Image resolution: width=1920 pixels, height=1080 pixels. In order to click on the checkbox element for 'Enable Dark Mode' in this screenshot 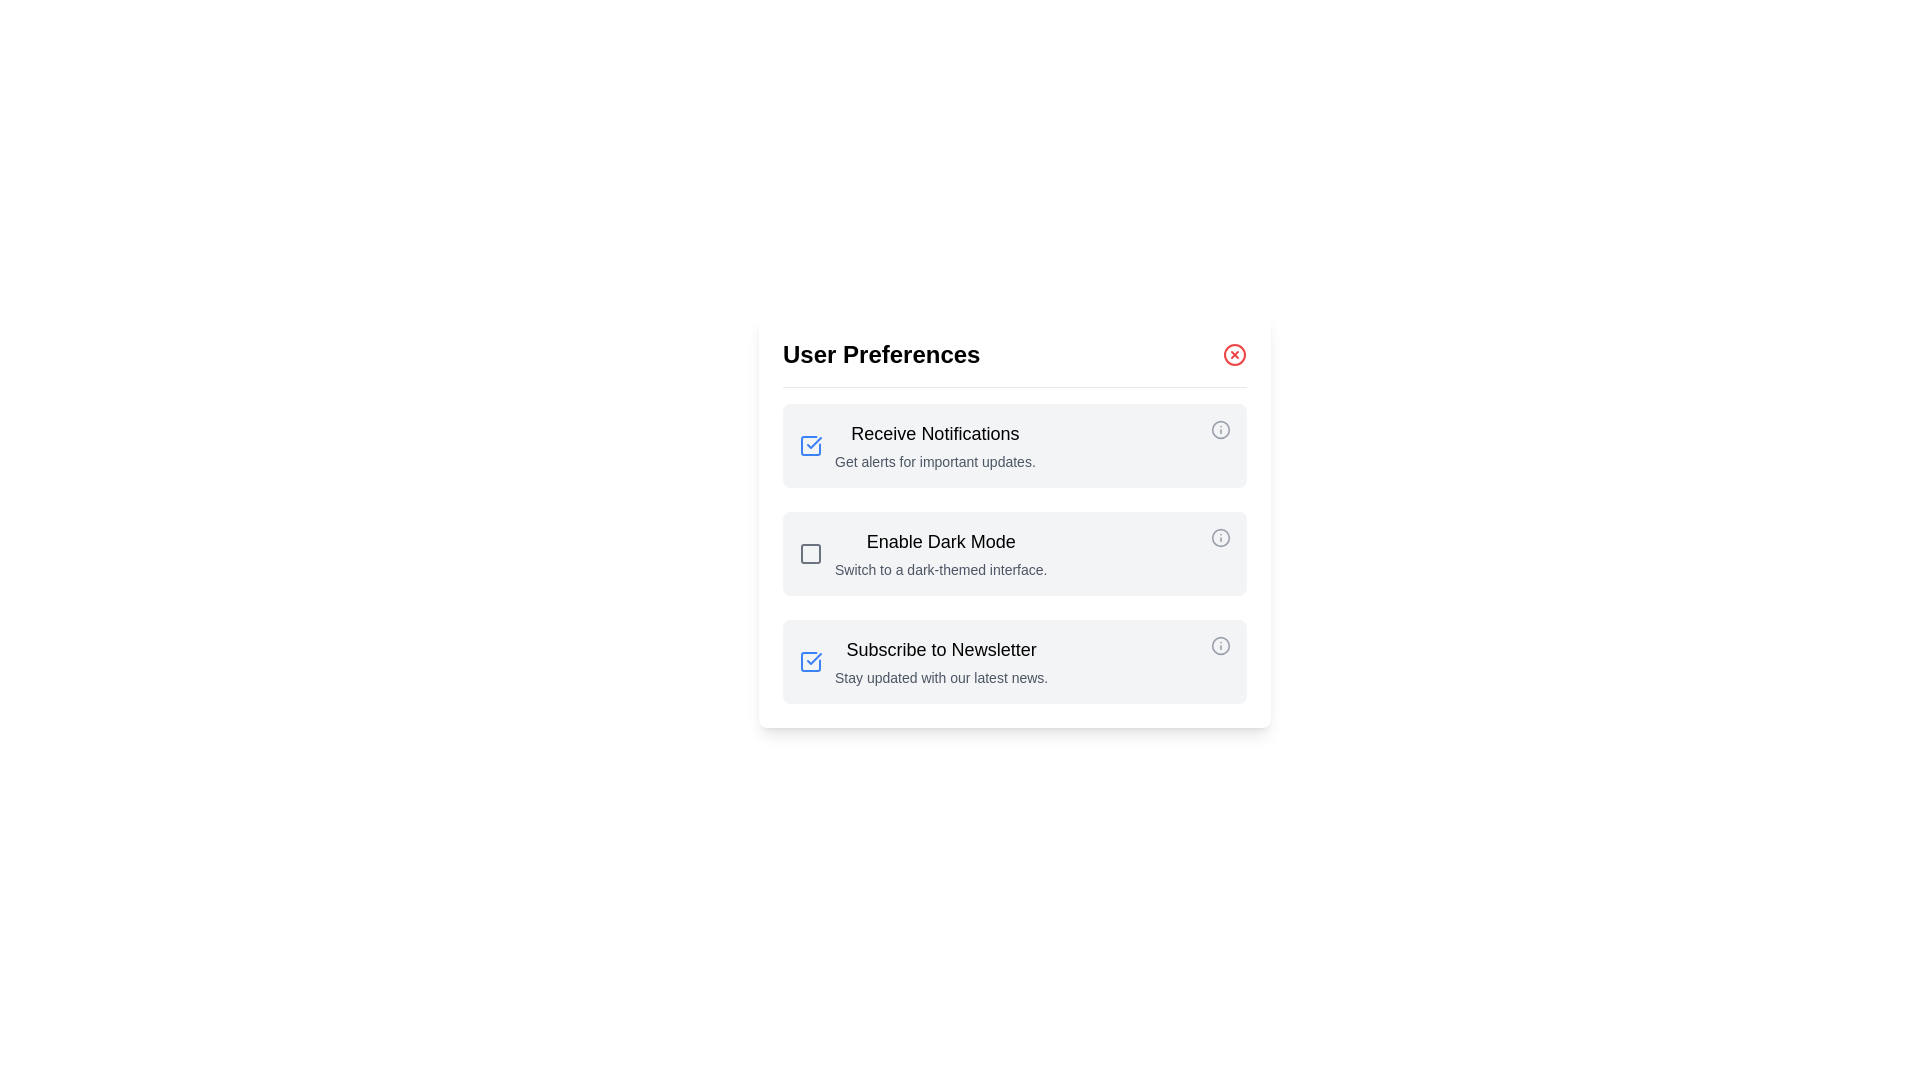, I will do `click(816, 554)`.